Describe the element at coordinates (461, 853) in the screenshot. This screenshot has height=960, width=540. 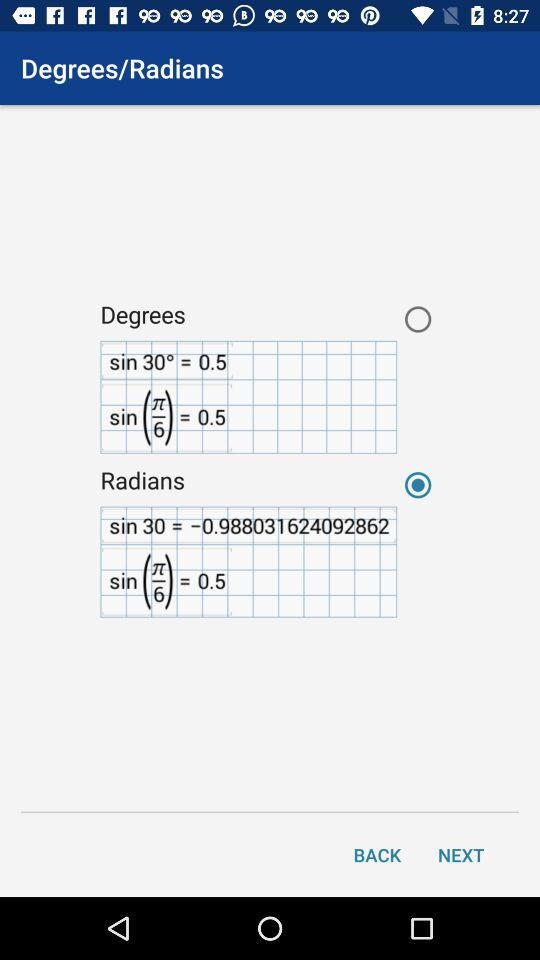
I see `the next` at that location.